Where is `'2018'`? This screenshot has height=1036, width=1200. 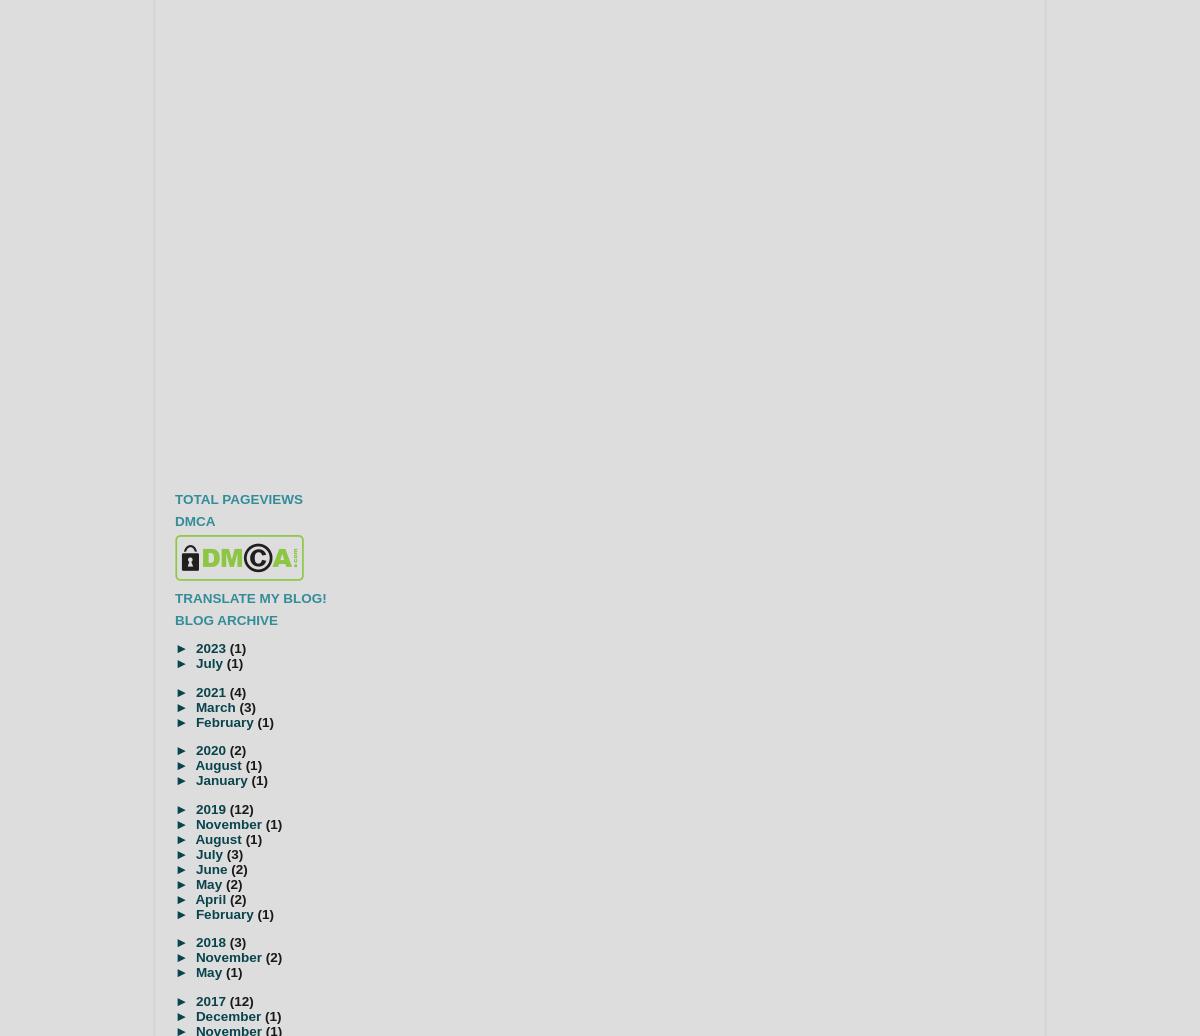 '2018' is located at coordinates (211, 942).